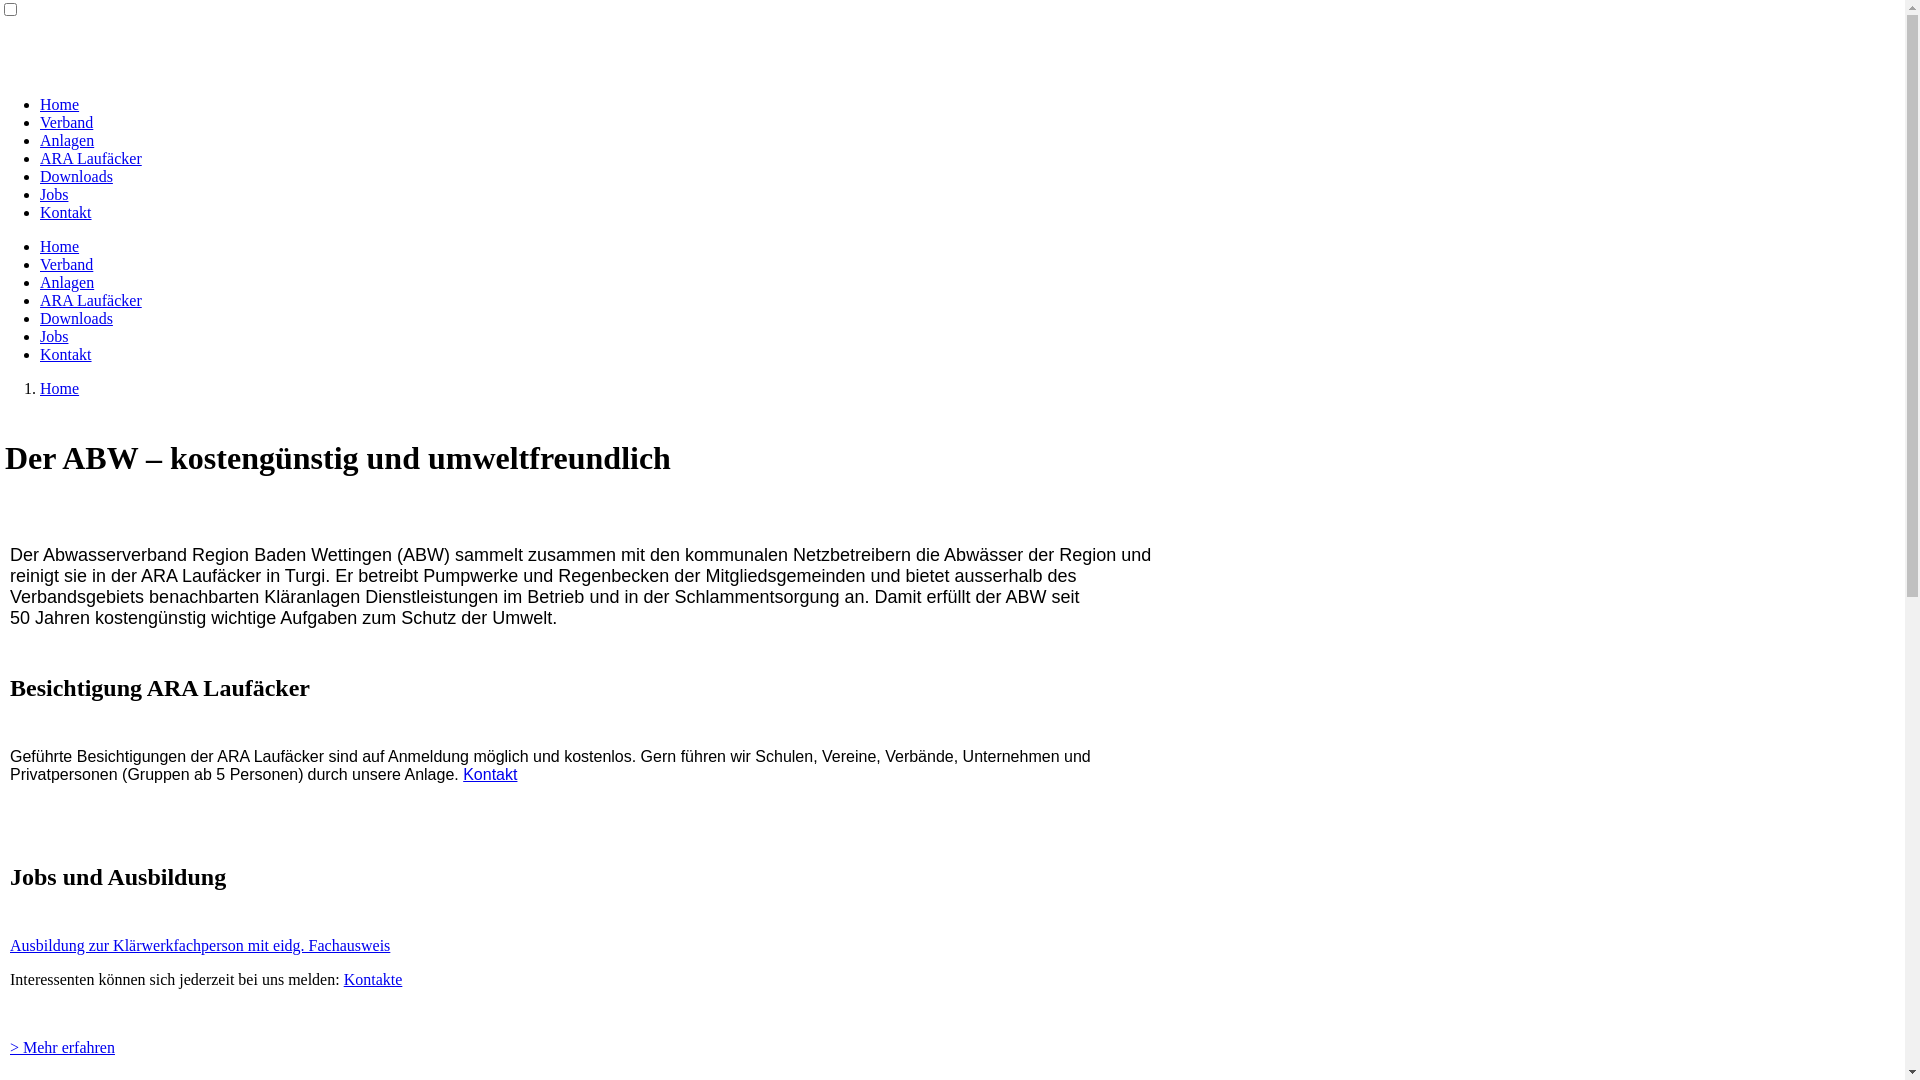 The width and height of the screenshot is (1920, 1080). I want to click on '> Mehr erfahren', so click(62, 1045).